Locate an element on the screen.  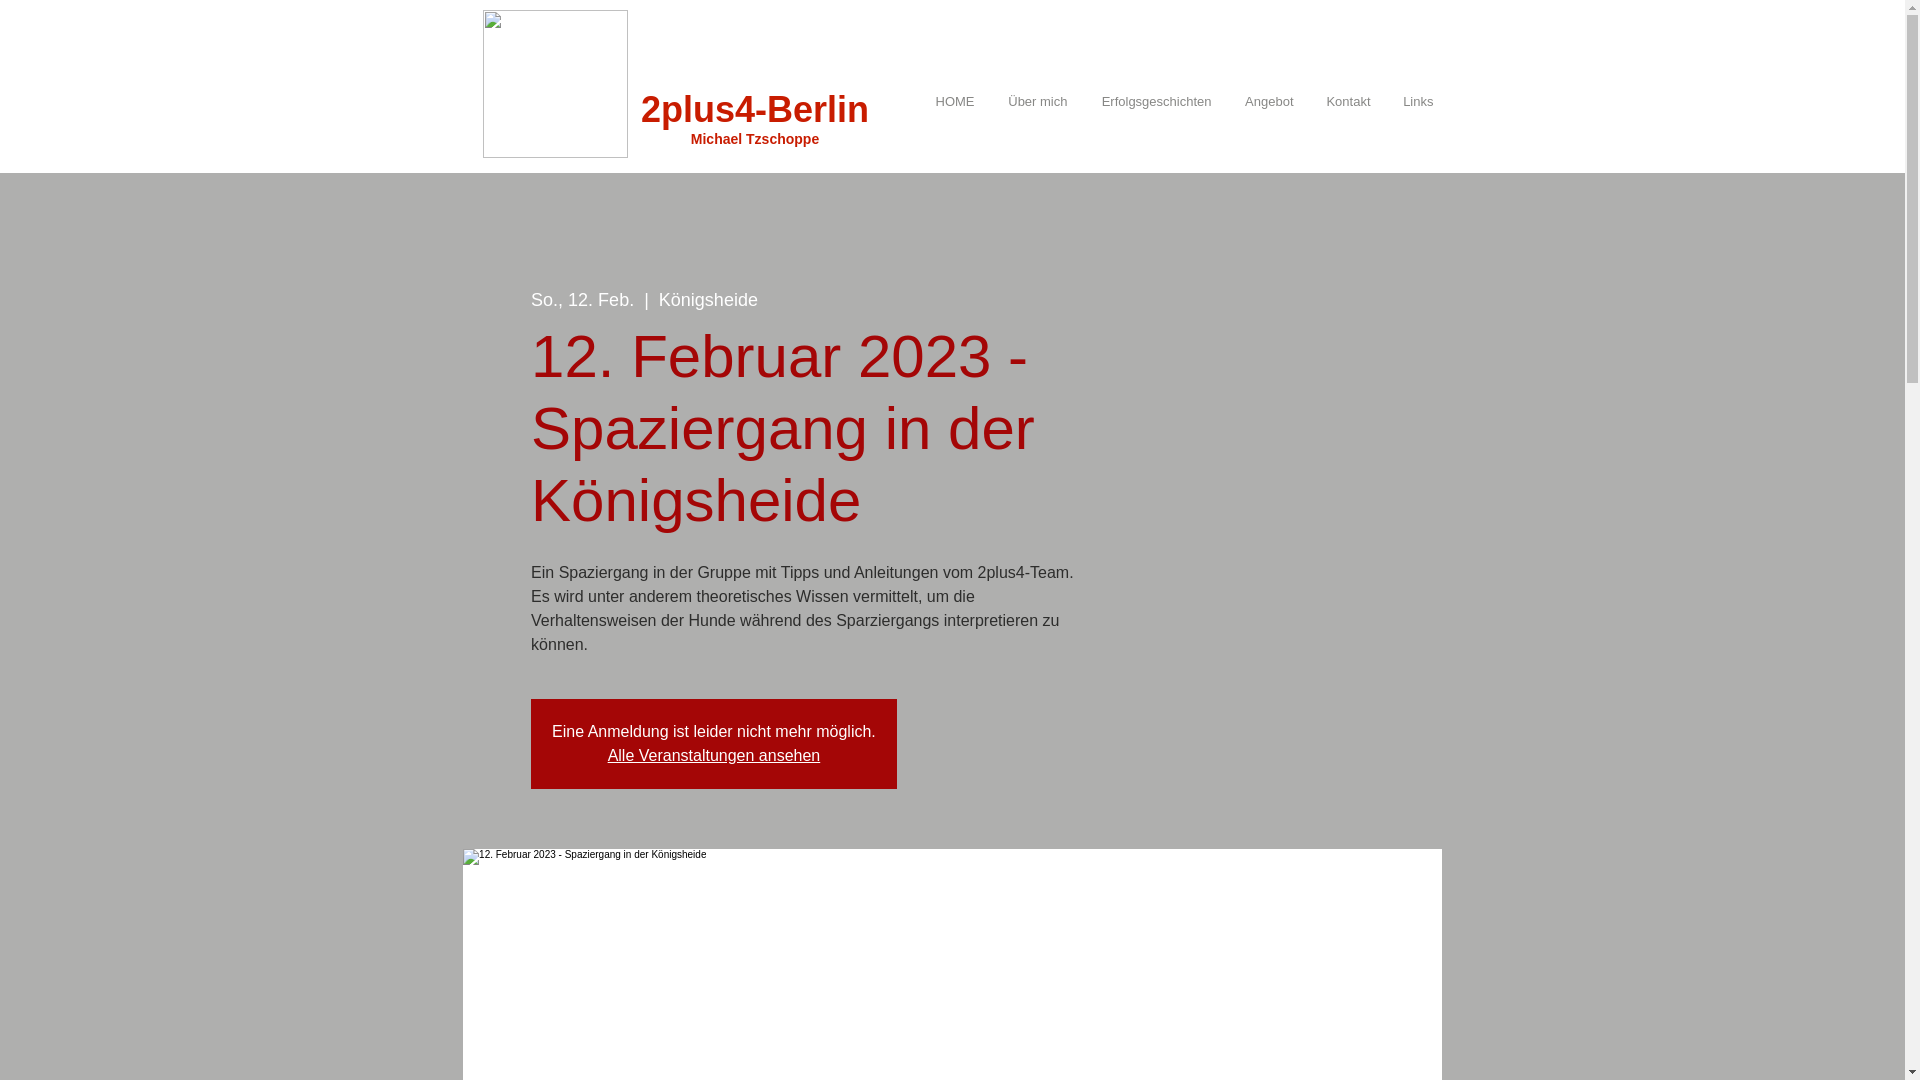
'HOME' is located at coordinates (947, 101).